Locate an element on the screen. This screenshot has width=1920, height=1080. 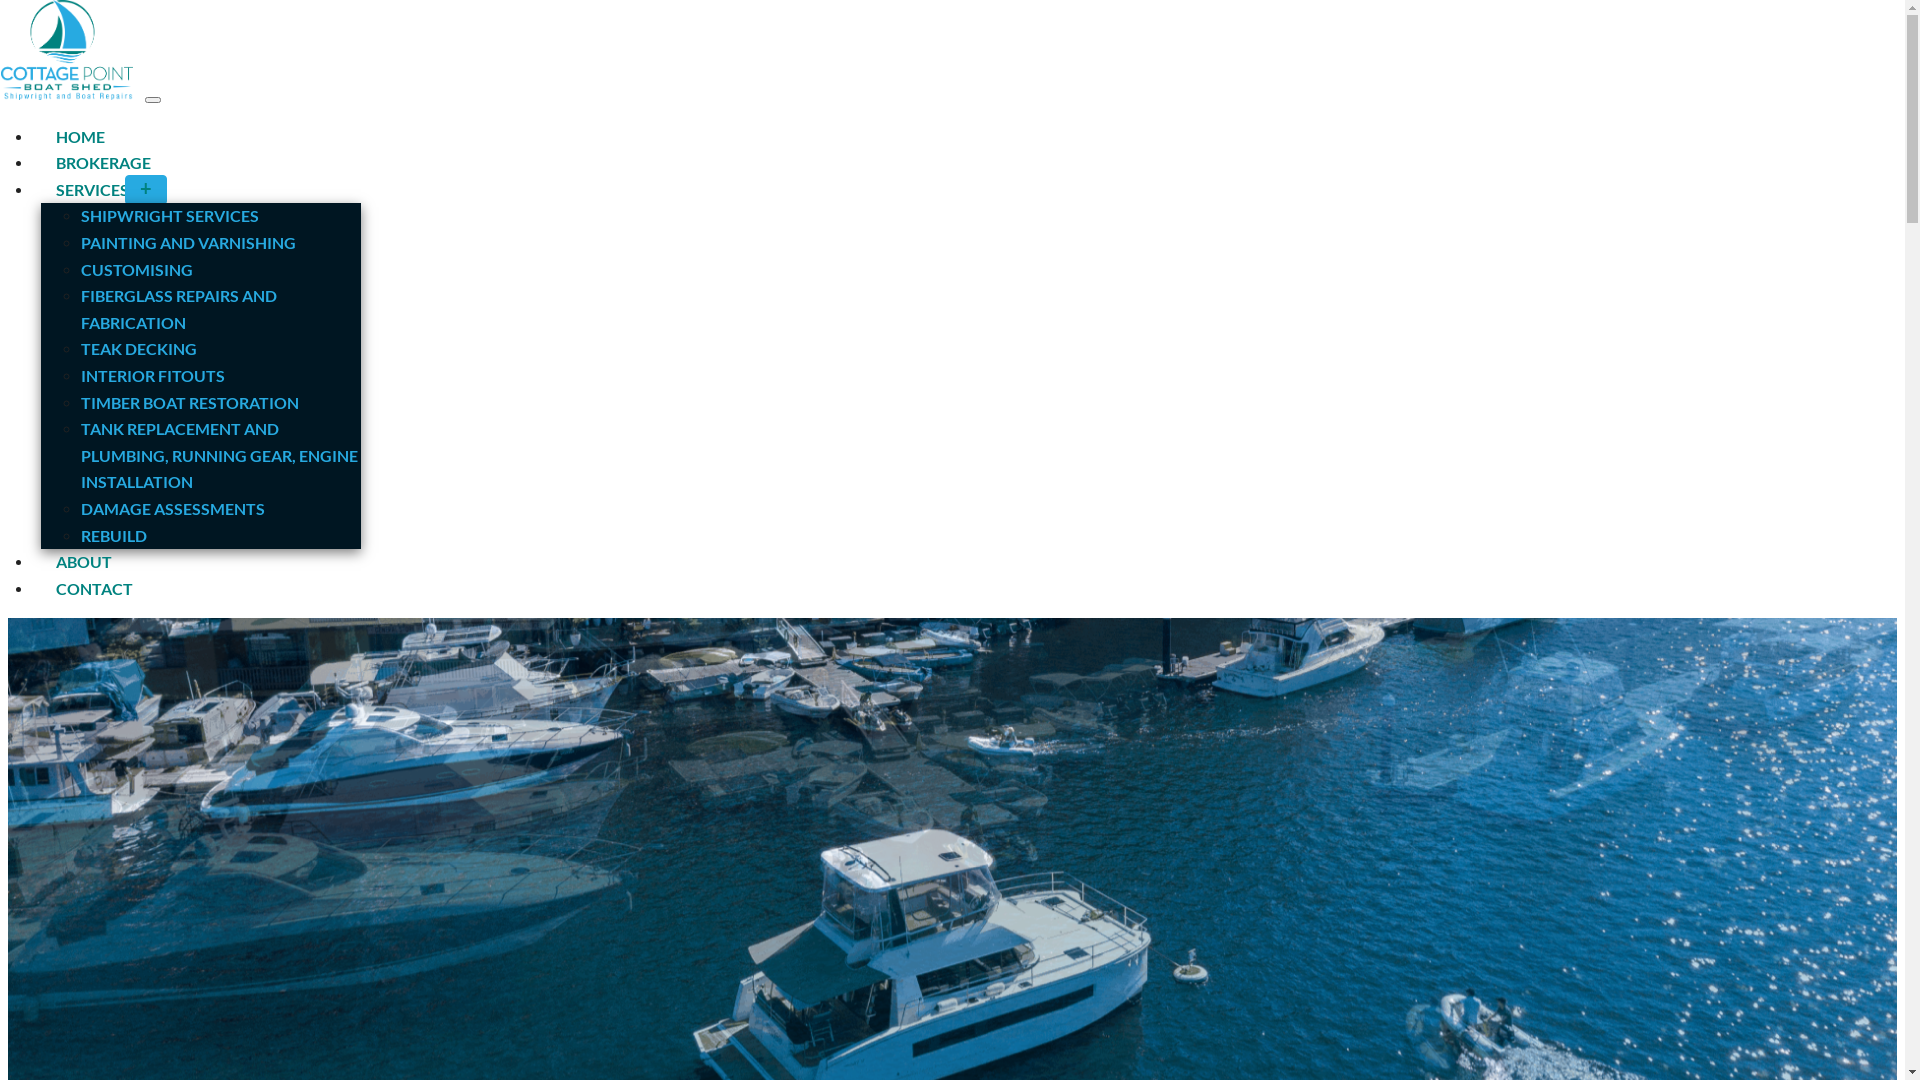
'ABOUT' is located at coordinates (82, 561).